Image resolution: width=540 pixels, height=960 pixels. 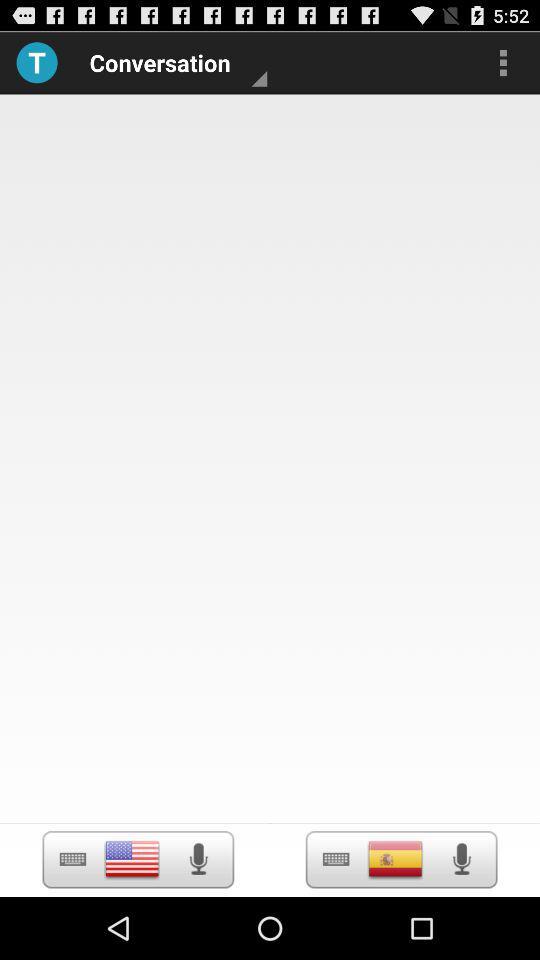 I want to click on language to english, so click(x=132, y=858).